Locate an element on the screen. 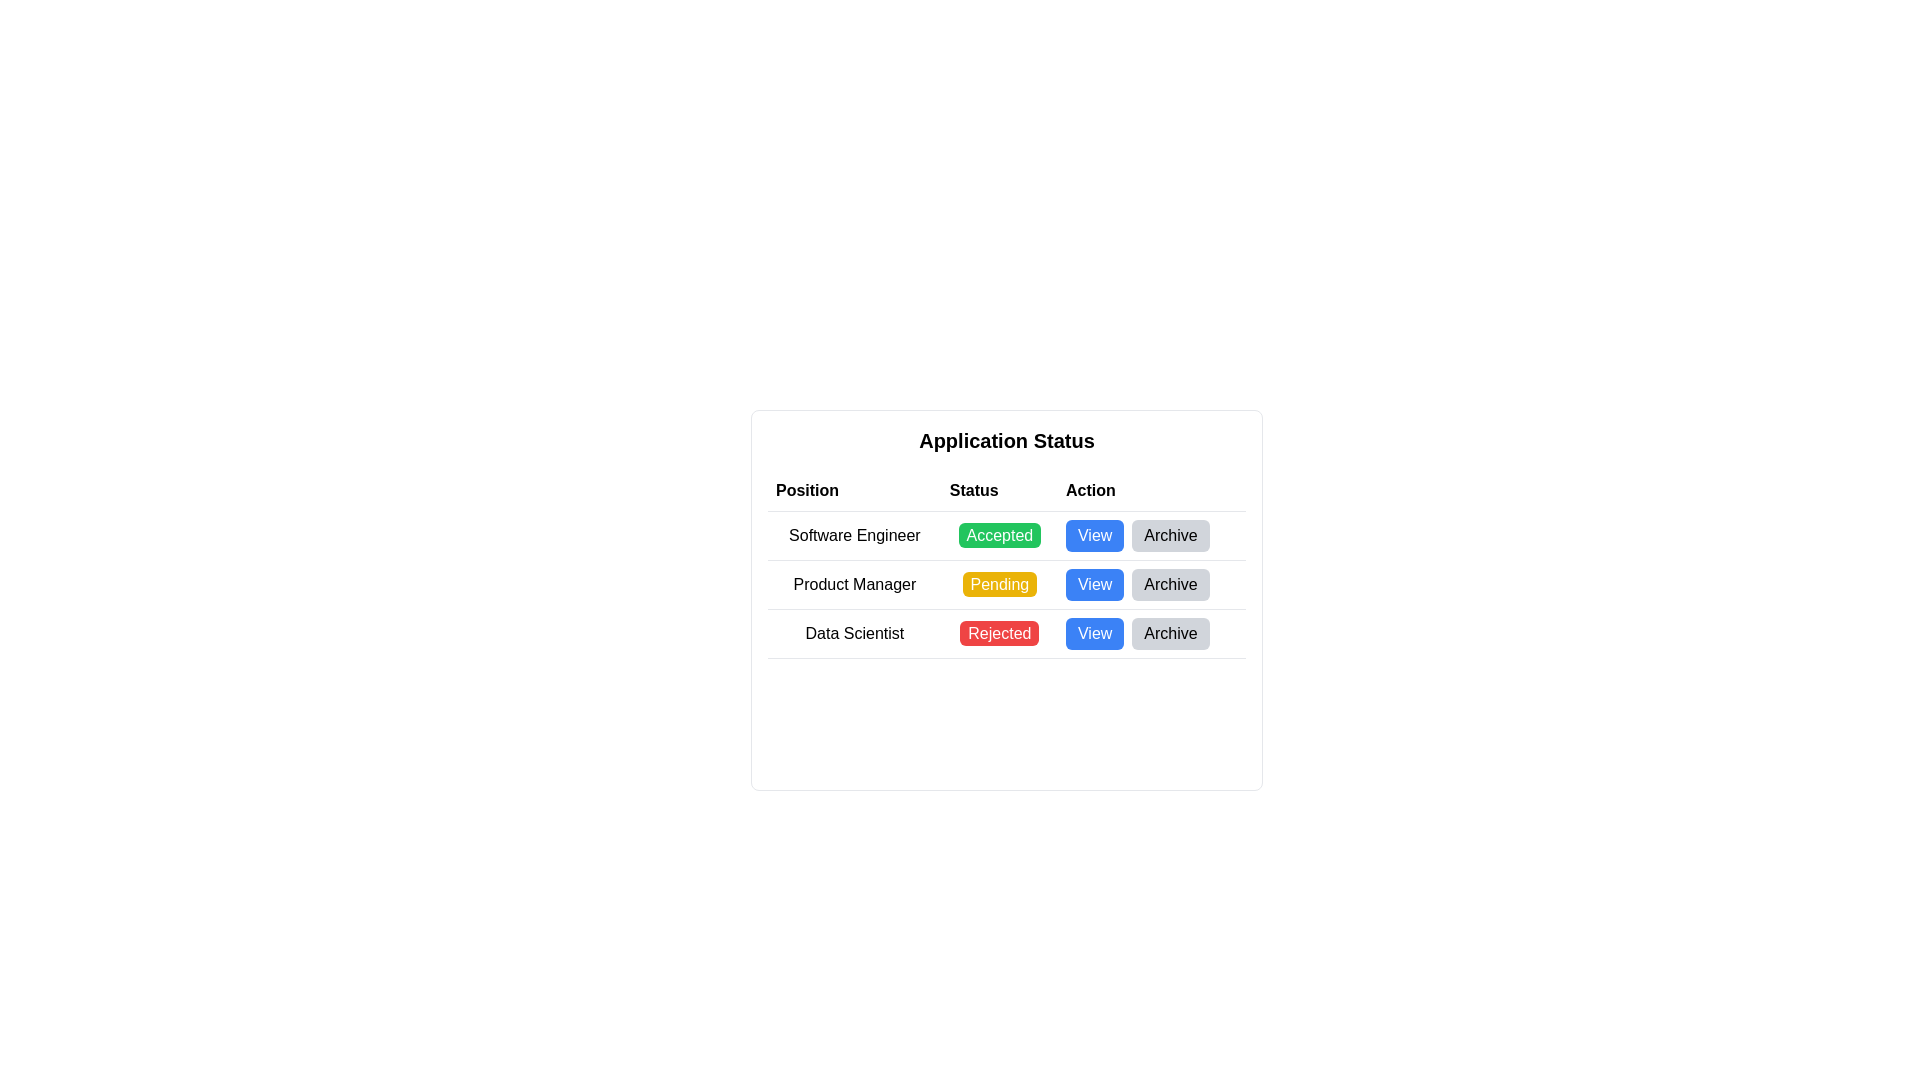 Image resolution: width=1920 pixels, height=1080 pixels. the 'Pending' status of the job row for the 'Product Manager' position to interact with it is located at coordinates (1007, 585).